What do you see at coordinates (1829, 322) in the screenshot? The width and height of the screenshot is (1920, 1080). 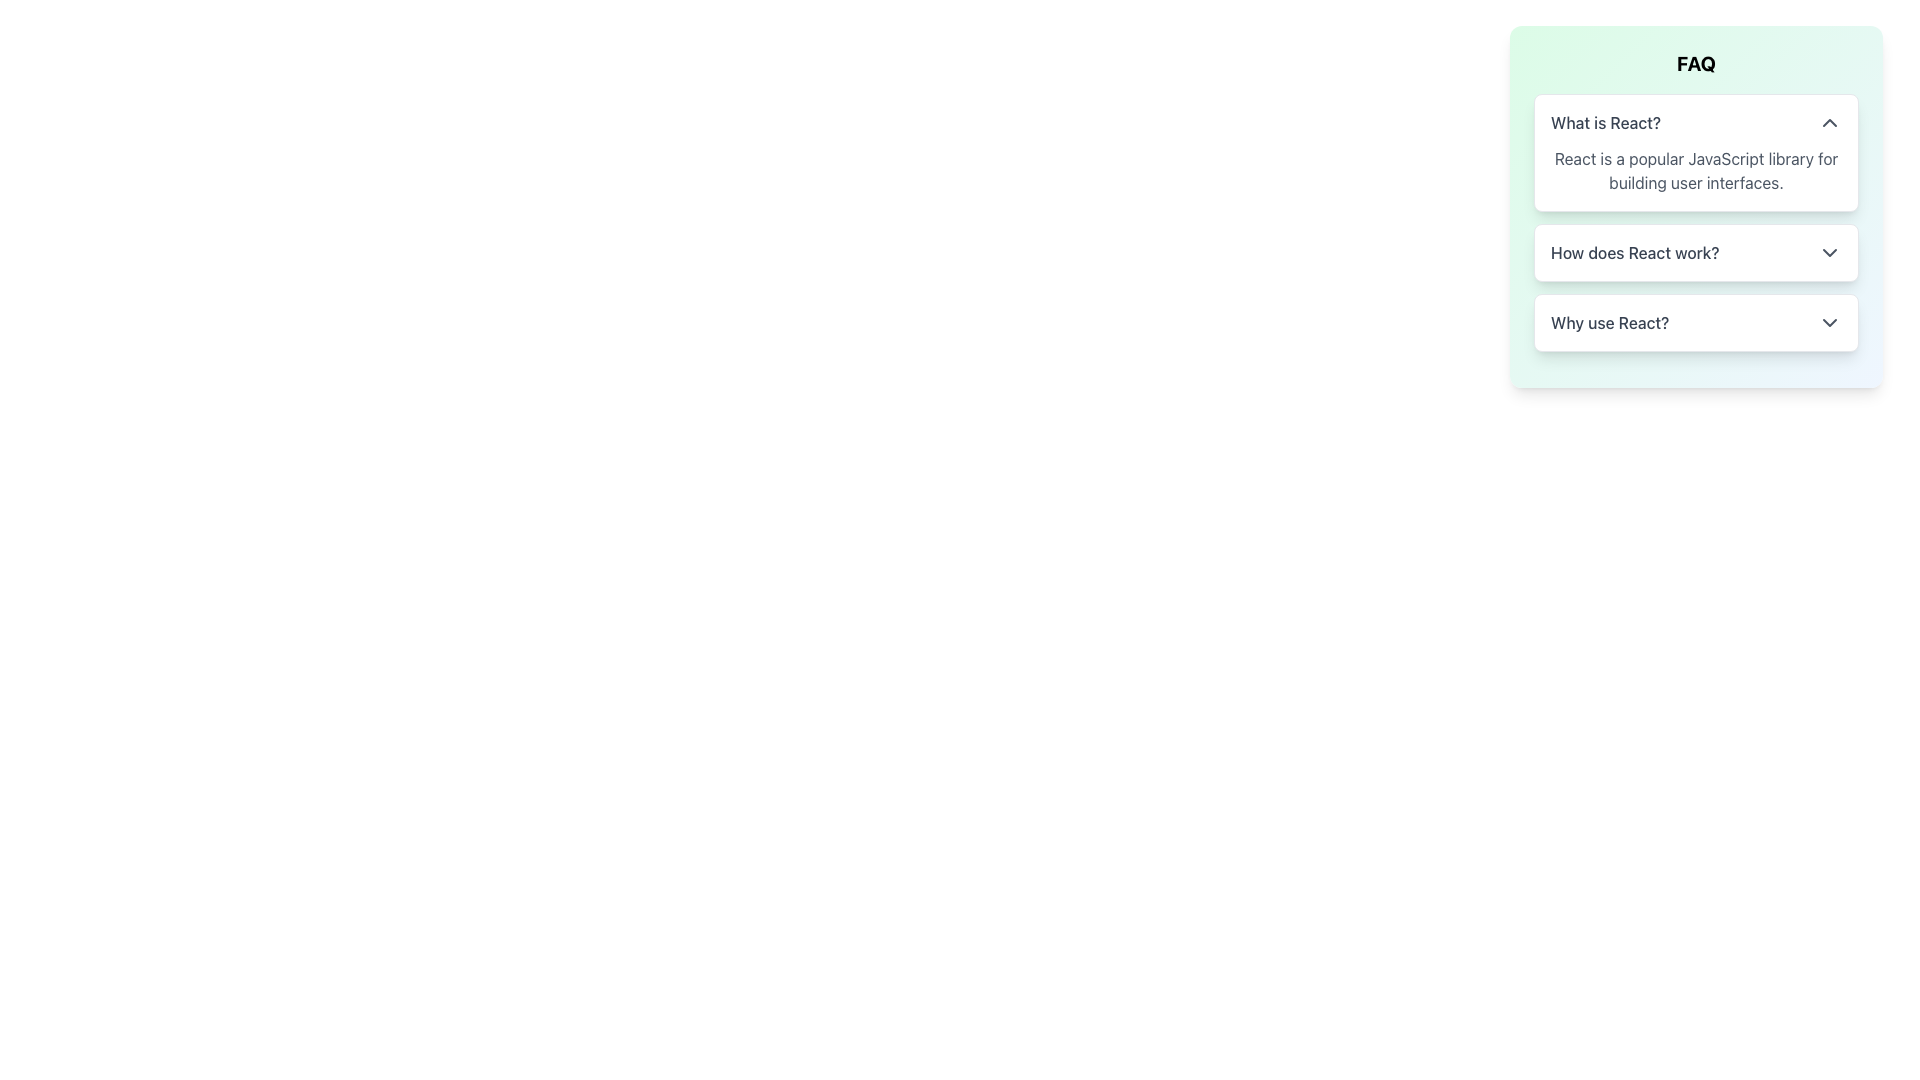 I see `the Chevron icon located to the immediate right of the 'Why use React?' text in the FAQ section` at bounding box center [1829, 322].